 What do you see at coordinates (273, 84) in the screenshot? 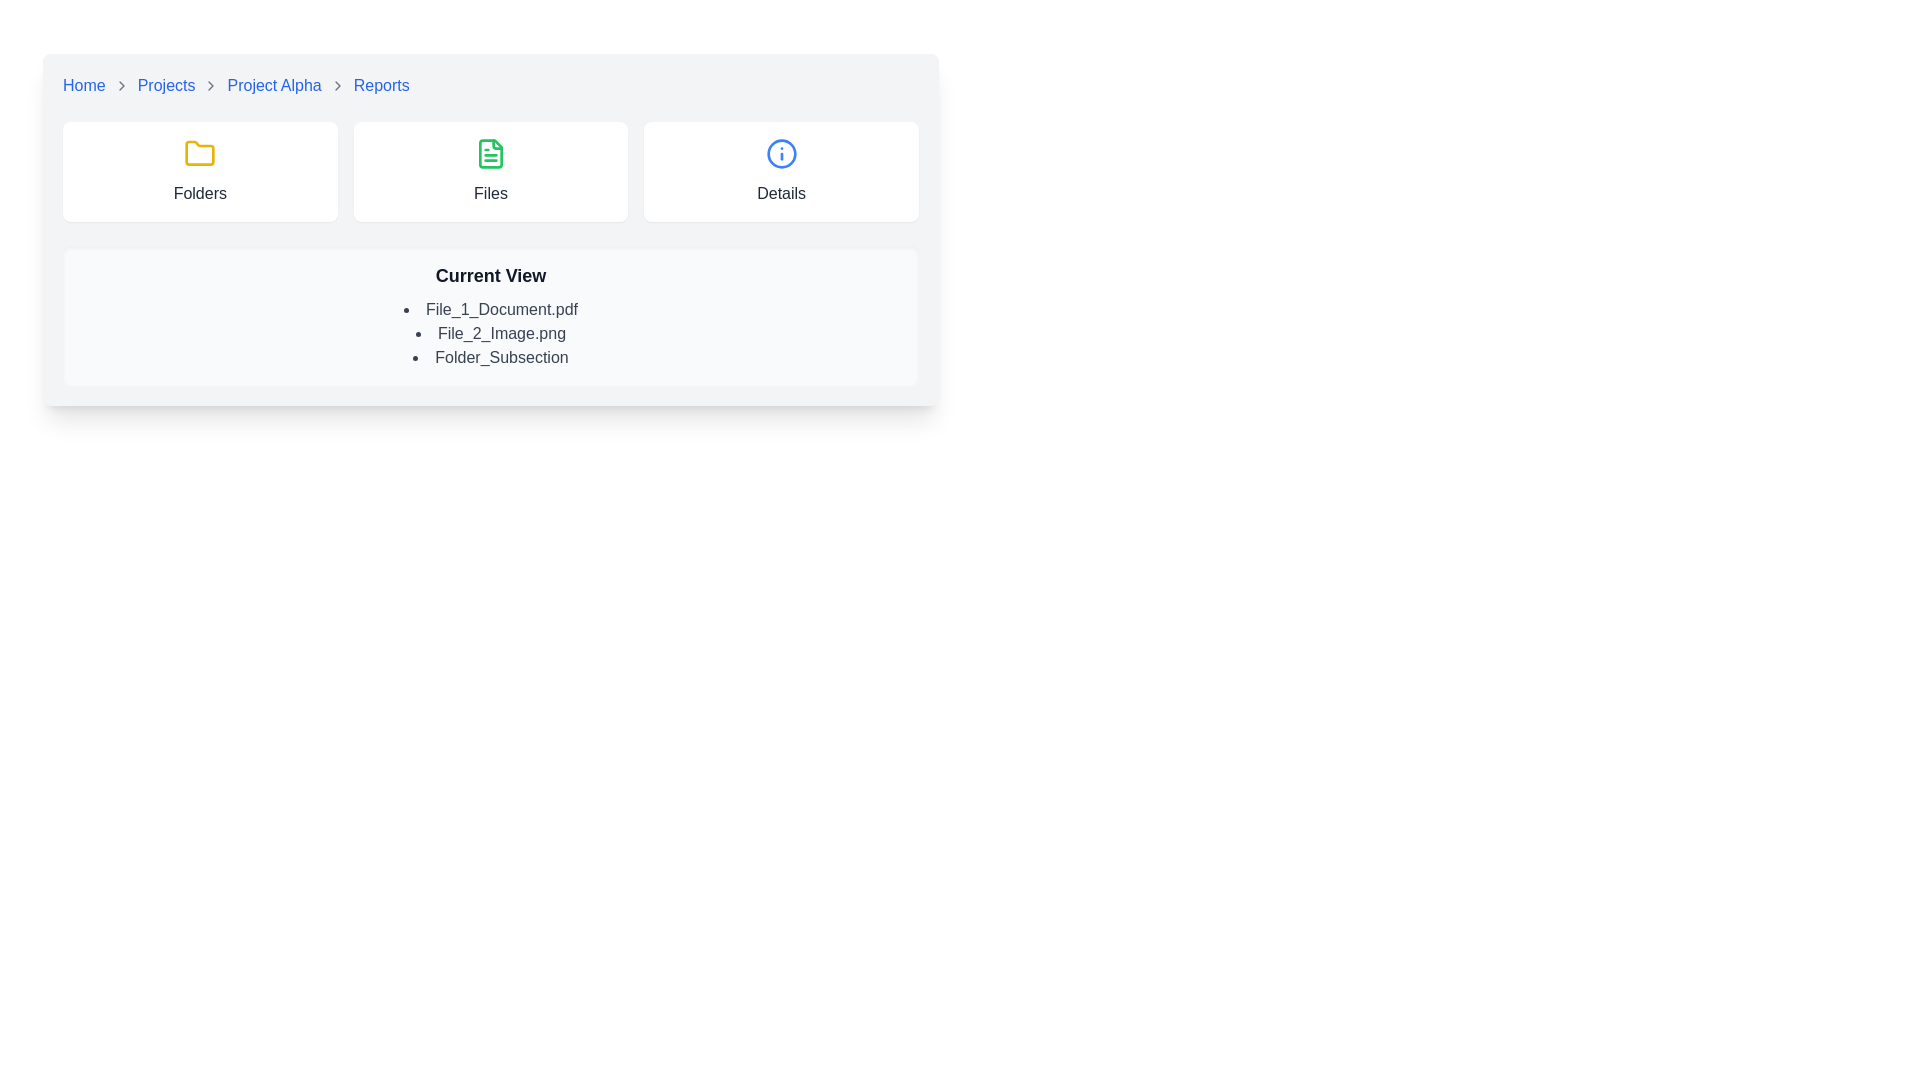
I see `the third clickable hyperlink in the breadcrumb navigation bar` at bounding box center [273, 84].